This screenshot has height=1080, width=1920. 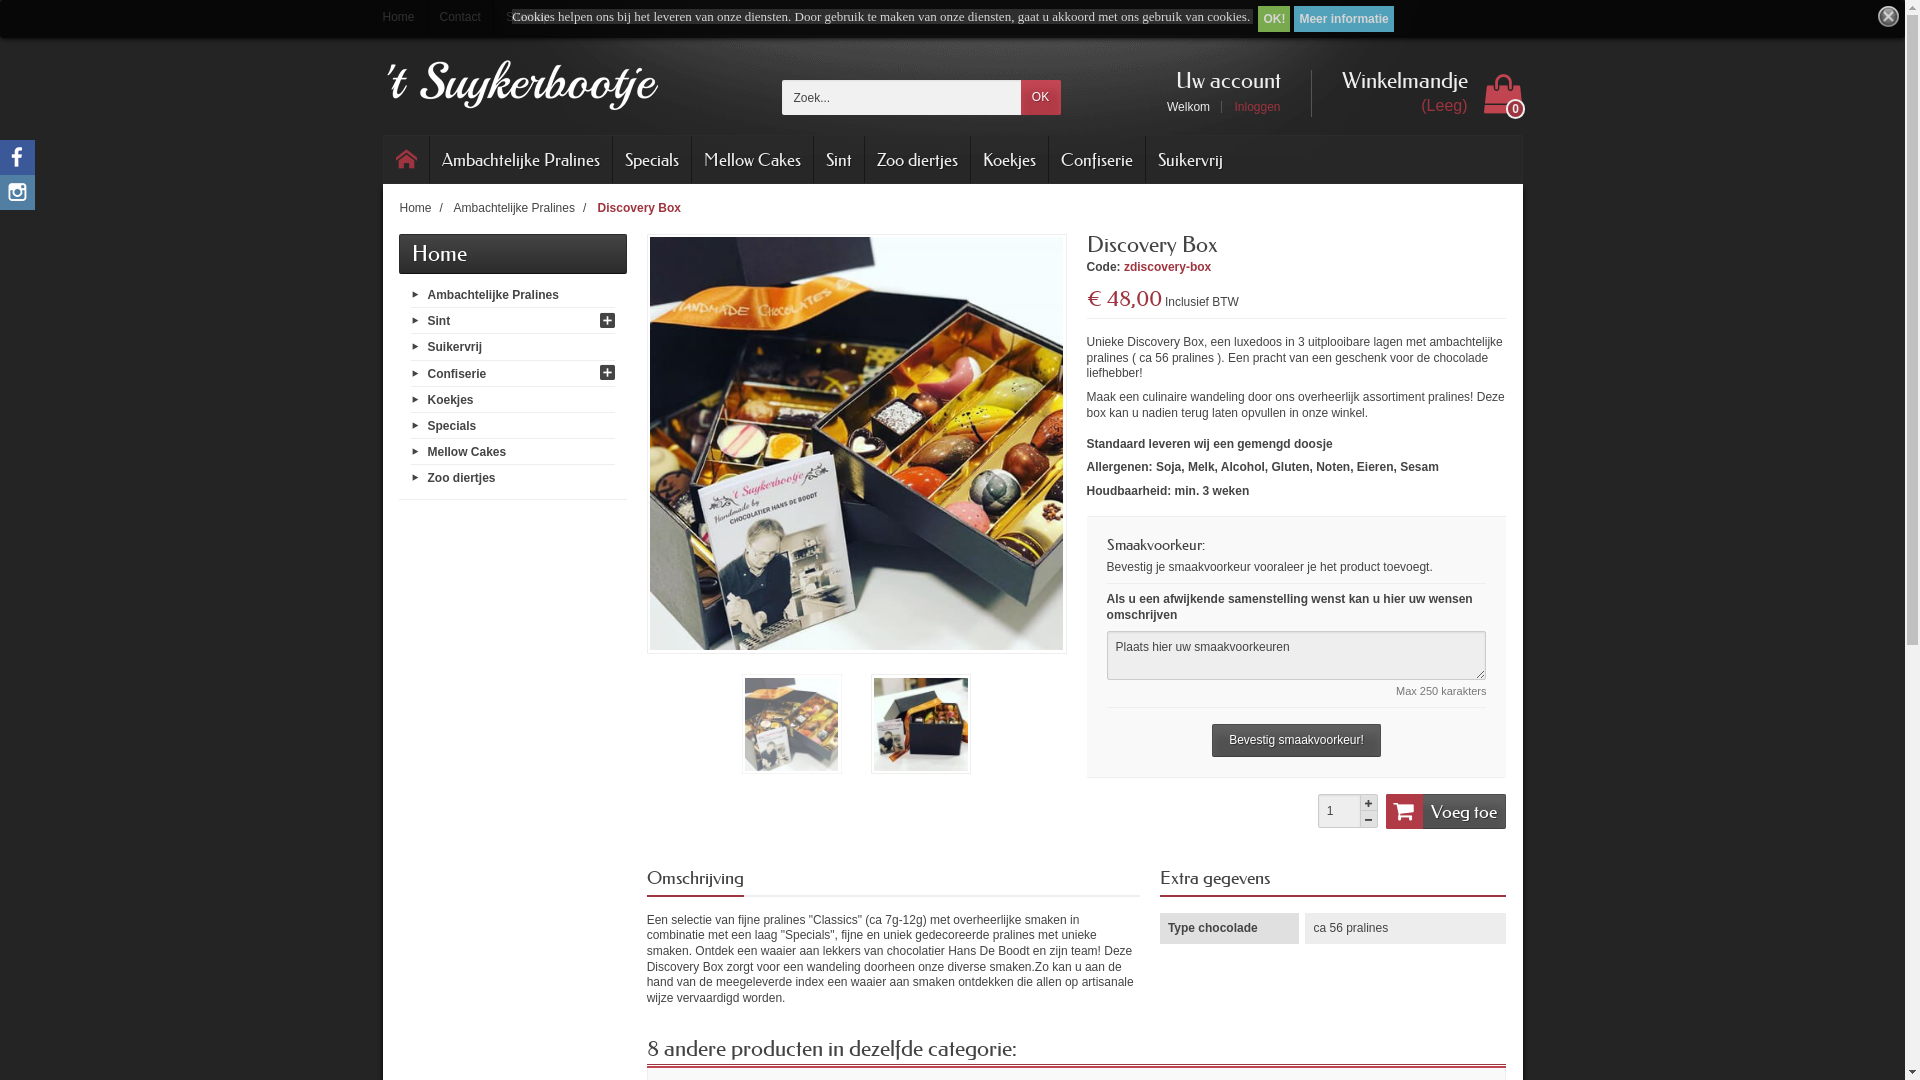 What do you see at coordinates (695, 878) in the screenshot?
I see `'Omschrijving'` at bounding box center [695, 878].